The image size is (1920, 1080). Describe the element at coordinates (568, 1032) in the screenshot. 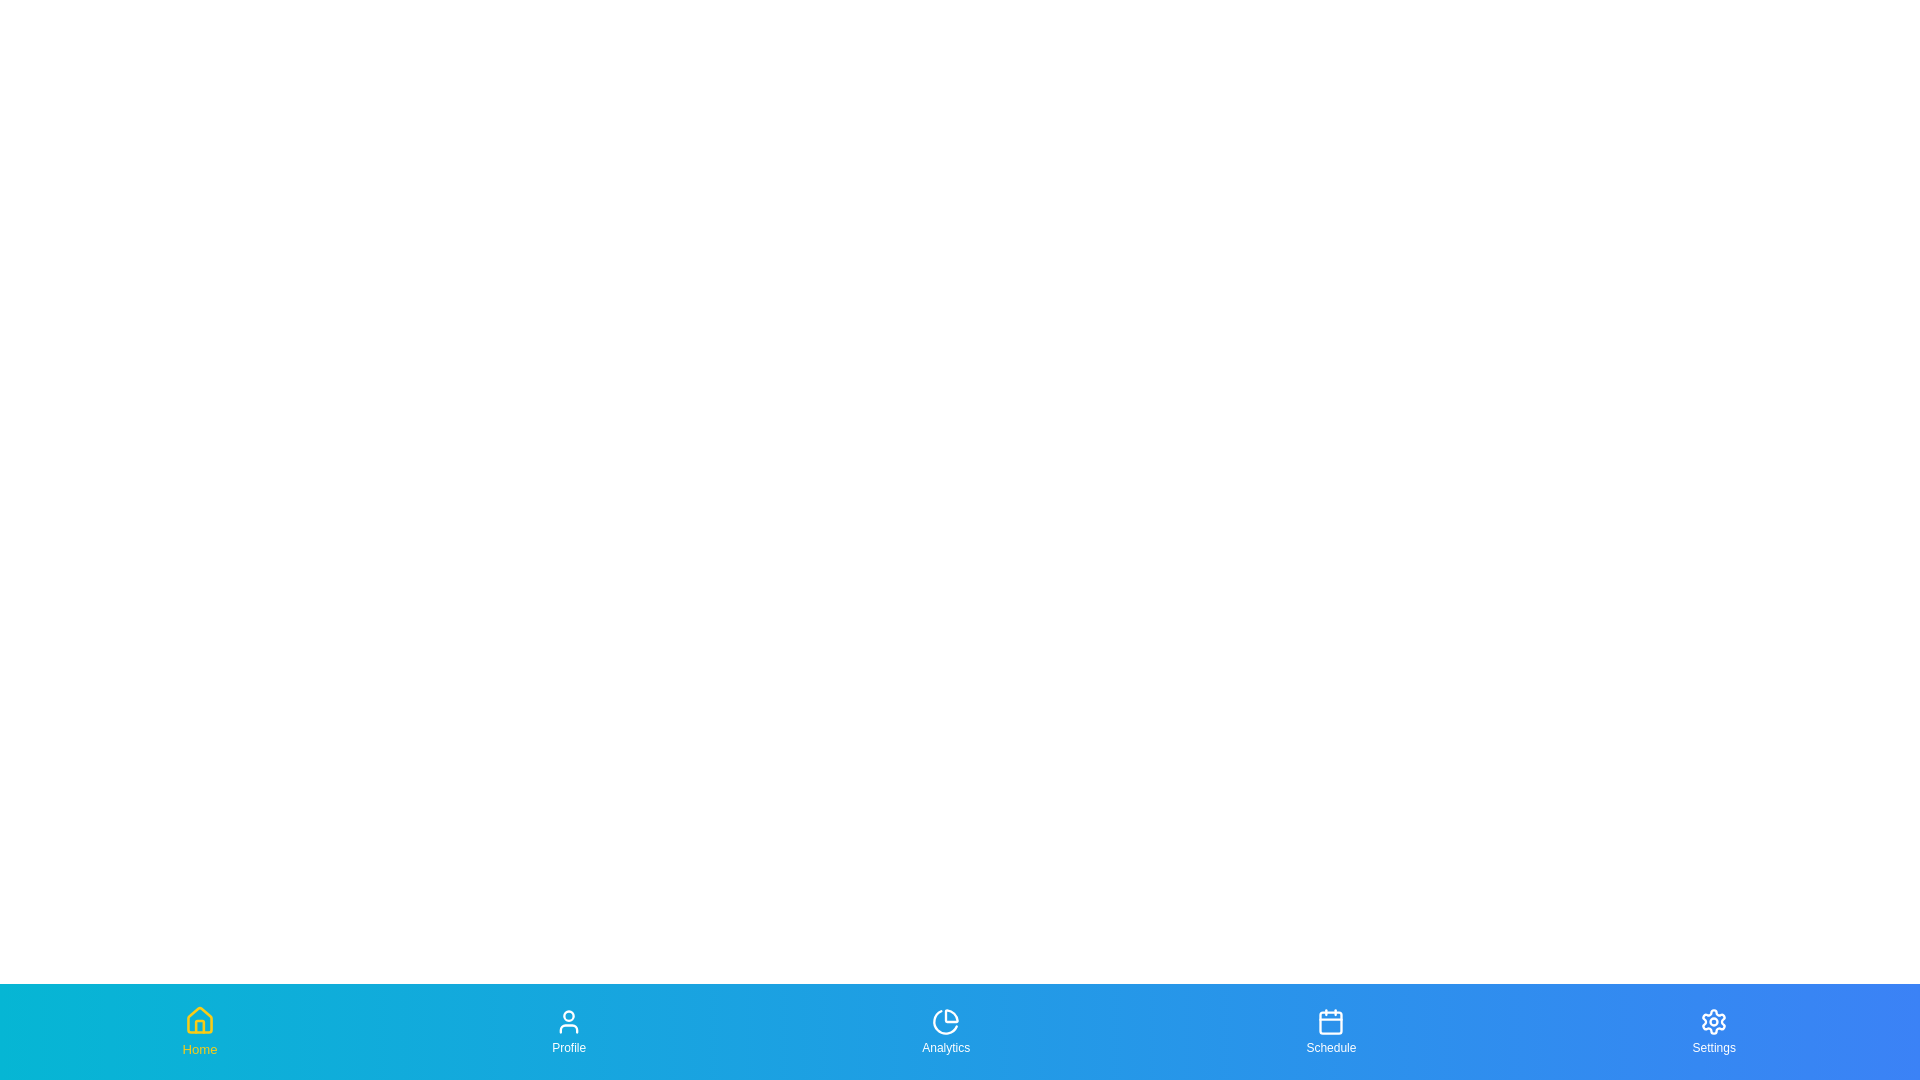

I see `the tab labeled Profile to focus on it` at that location.